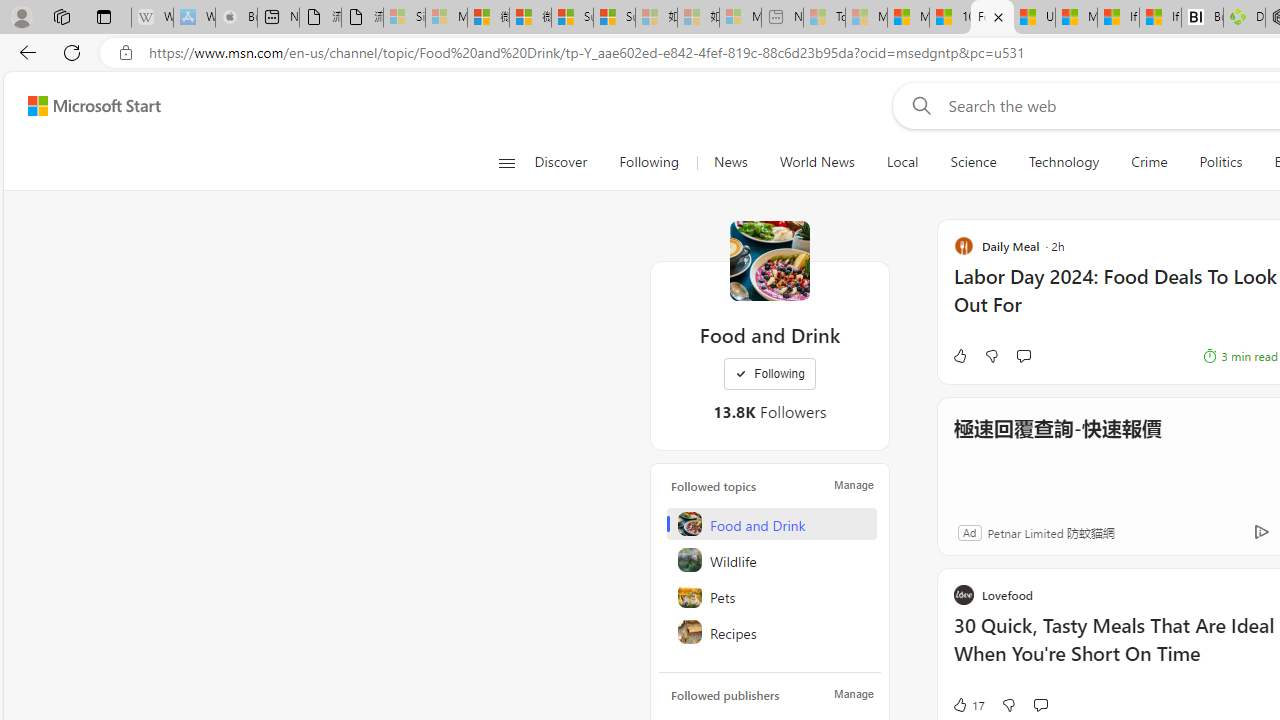 Image resolution: width=1280 pixels, height=720 pixels. I want to click on 'Crime', so click(1149, 162).